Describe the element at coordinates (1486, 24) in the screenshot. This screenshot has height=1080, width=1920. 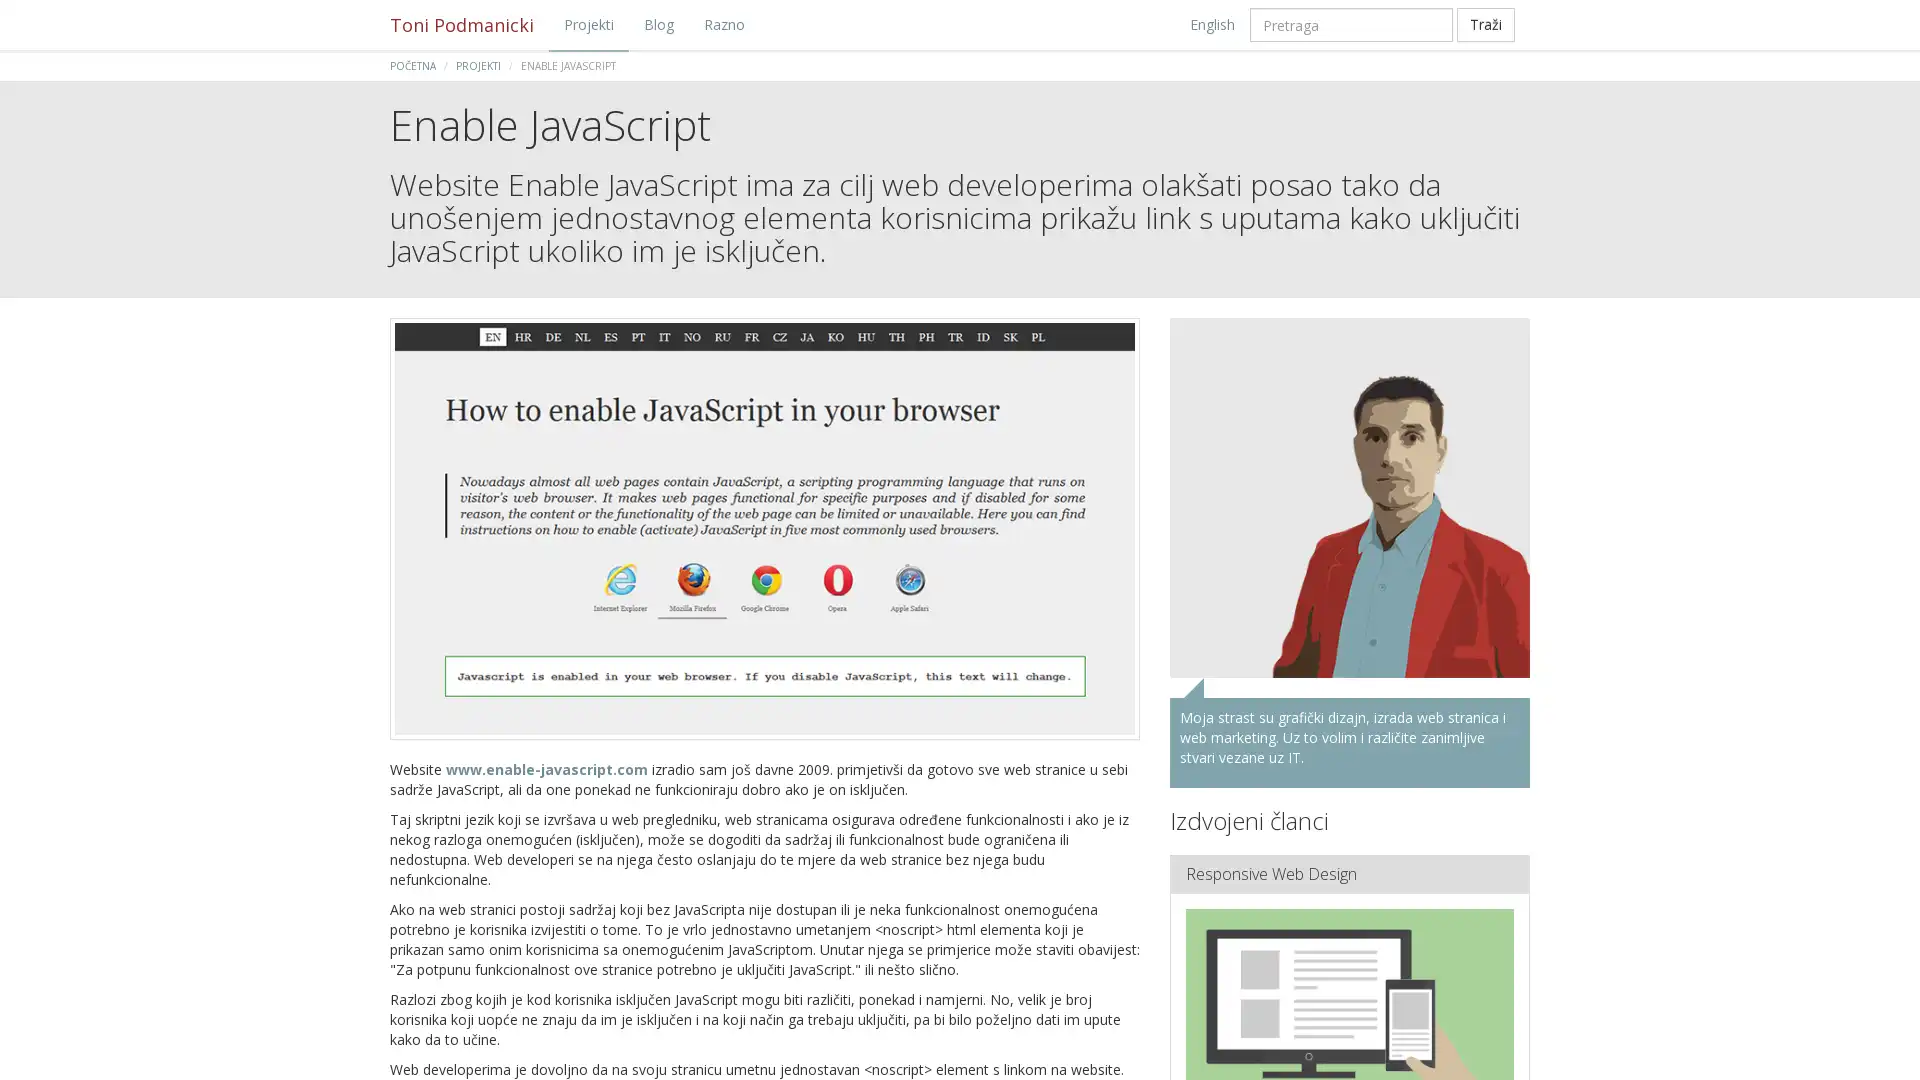
I see `Trazi` at that location.